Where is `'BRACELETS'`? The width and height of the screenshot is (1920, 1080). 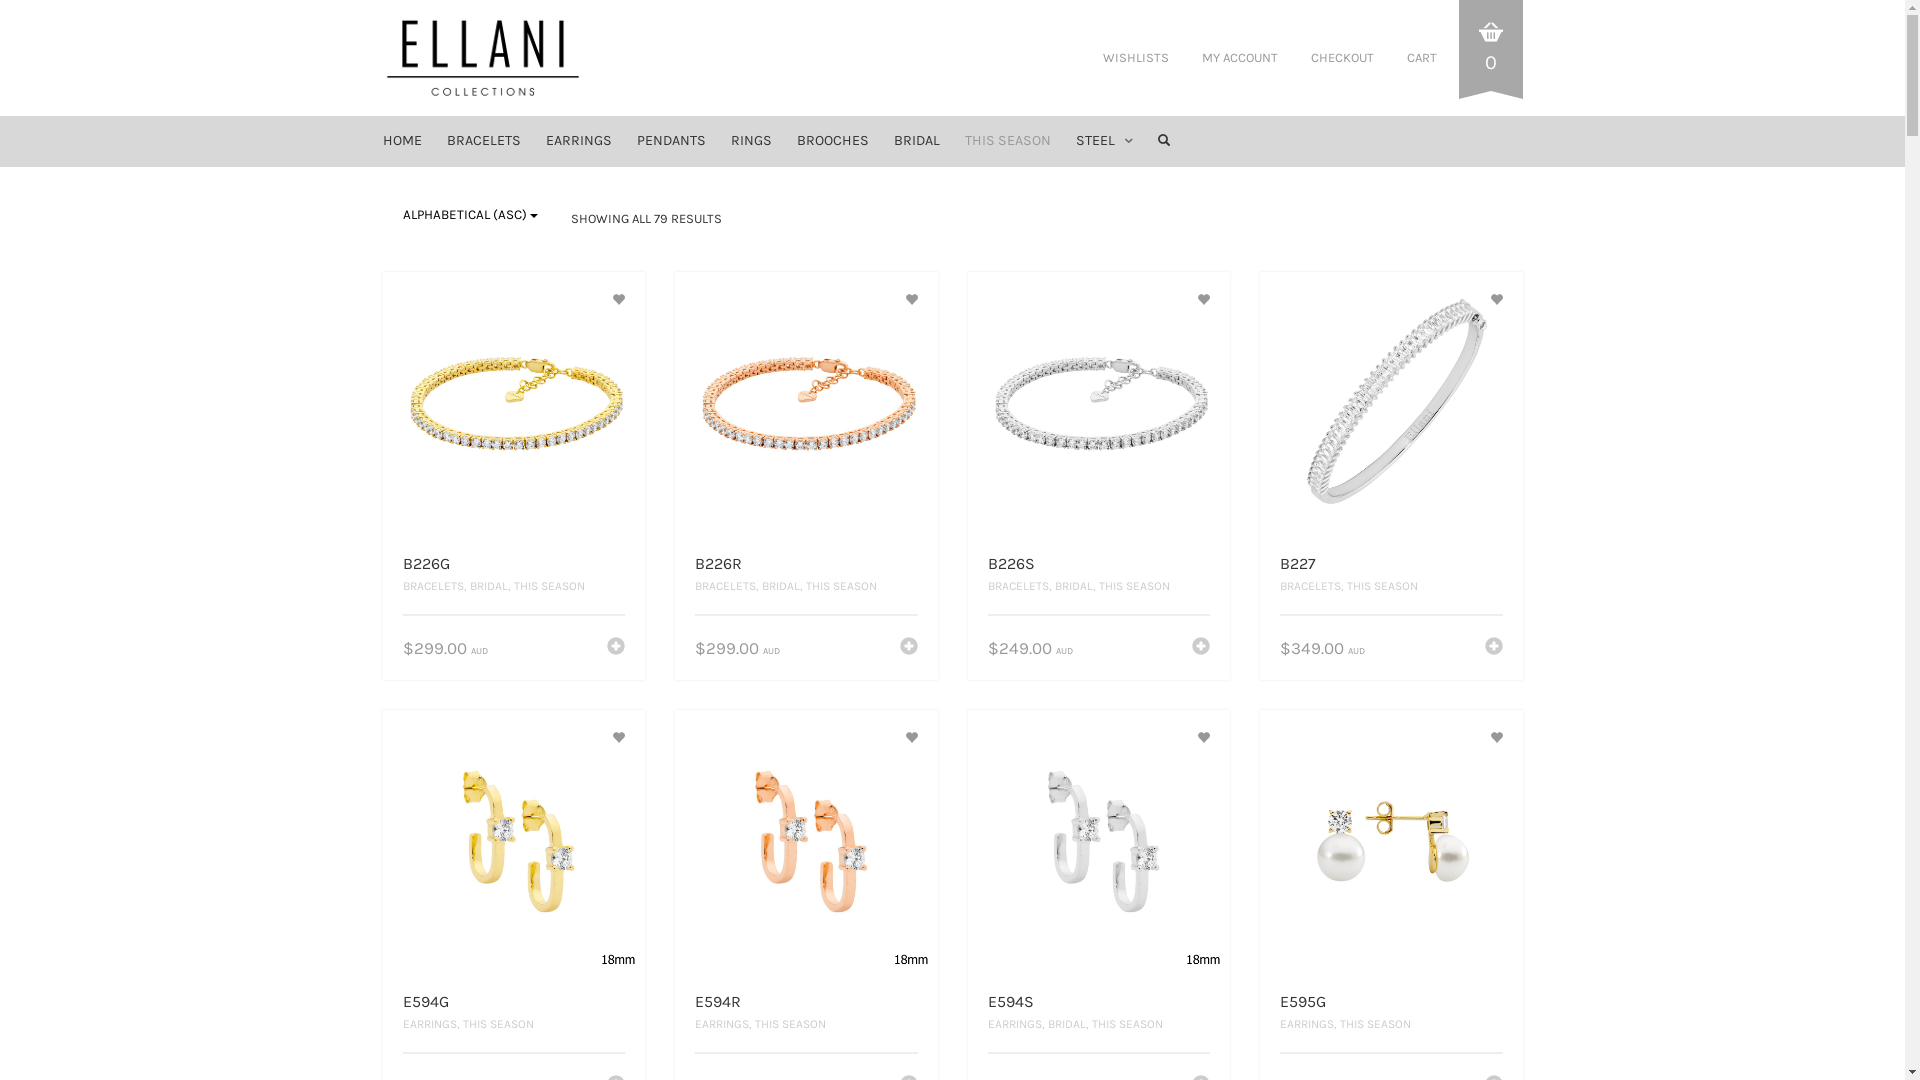
'BRACELETS' is located at coordinates (435, 140).